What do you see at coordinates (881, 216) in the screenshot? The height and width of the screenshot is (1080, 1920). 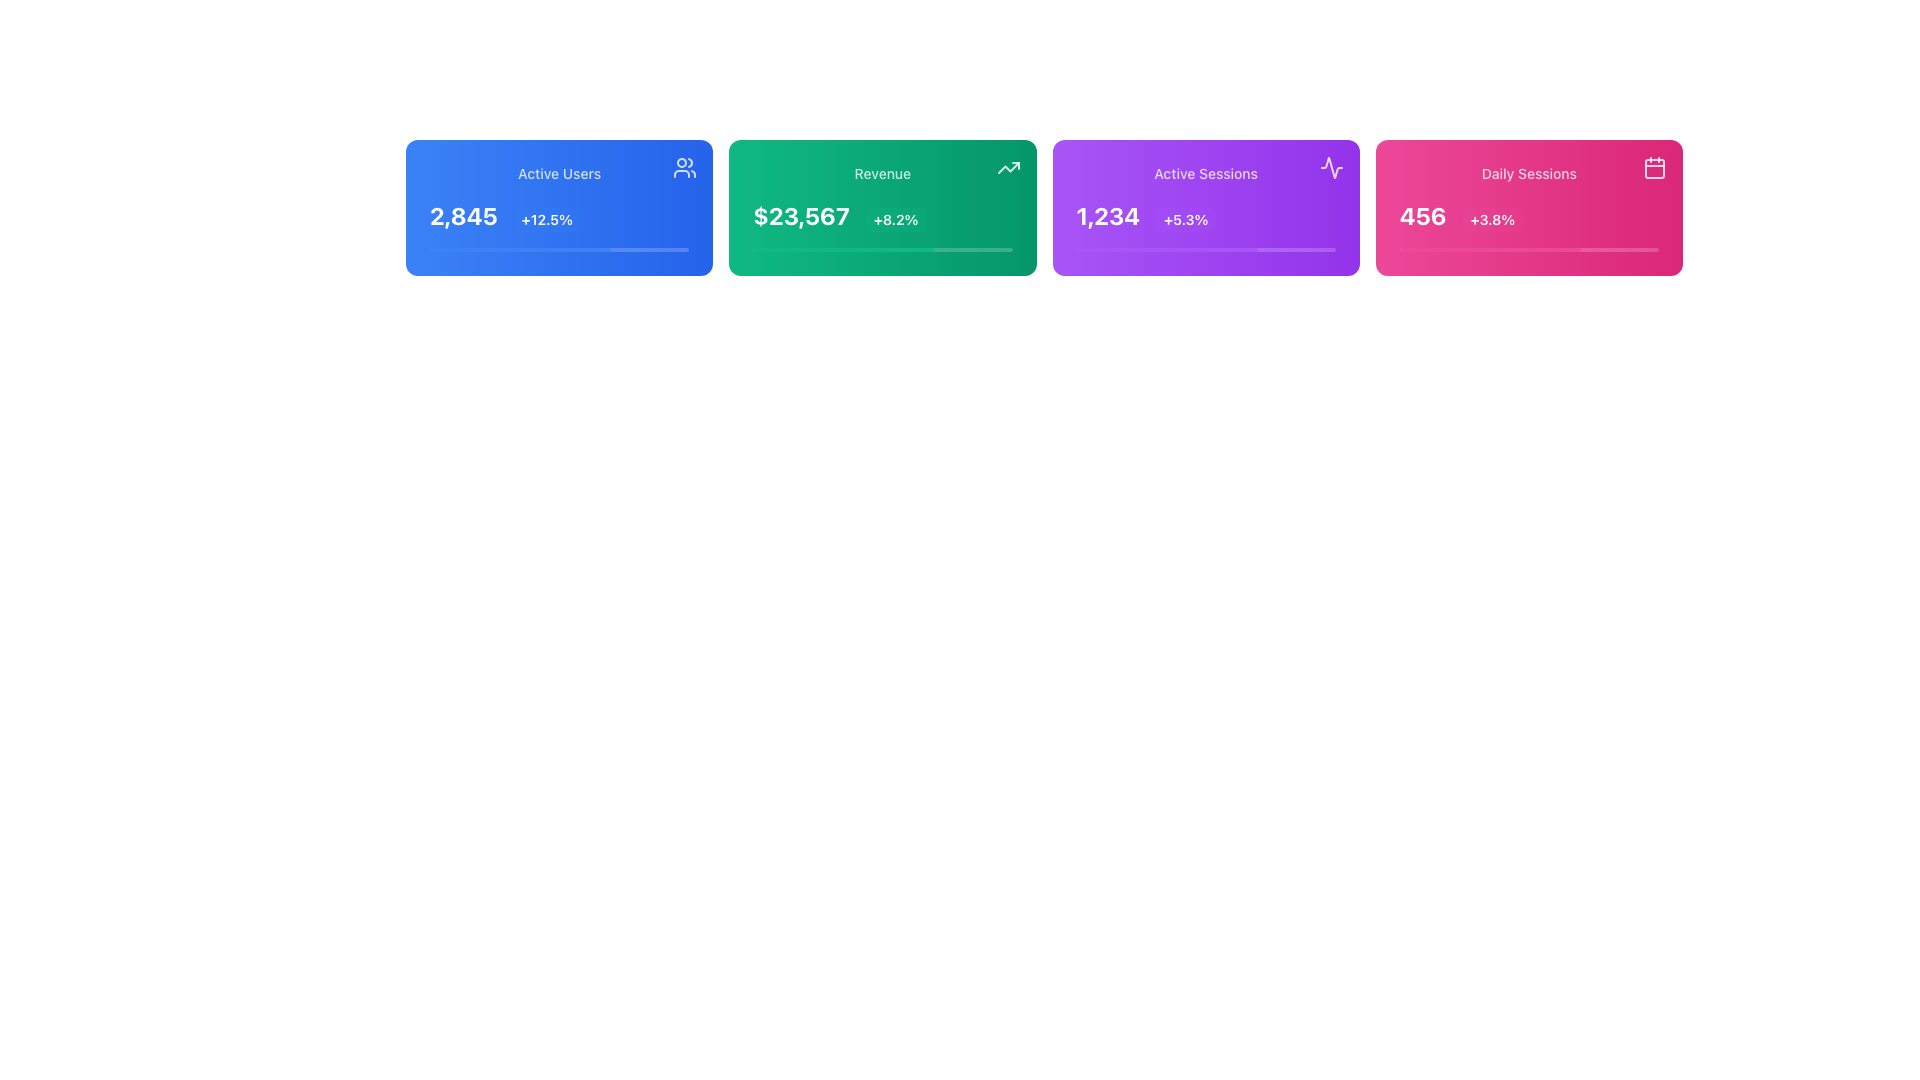 I see `the textual display component showing the financial metric '$23,567' and the percentage change '+8.2%', located beneath the 'Revenue' header in the second card of four horizontally arranged cards` at bounding box center [881, 216].